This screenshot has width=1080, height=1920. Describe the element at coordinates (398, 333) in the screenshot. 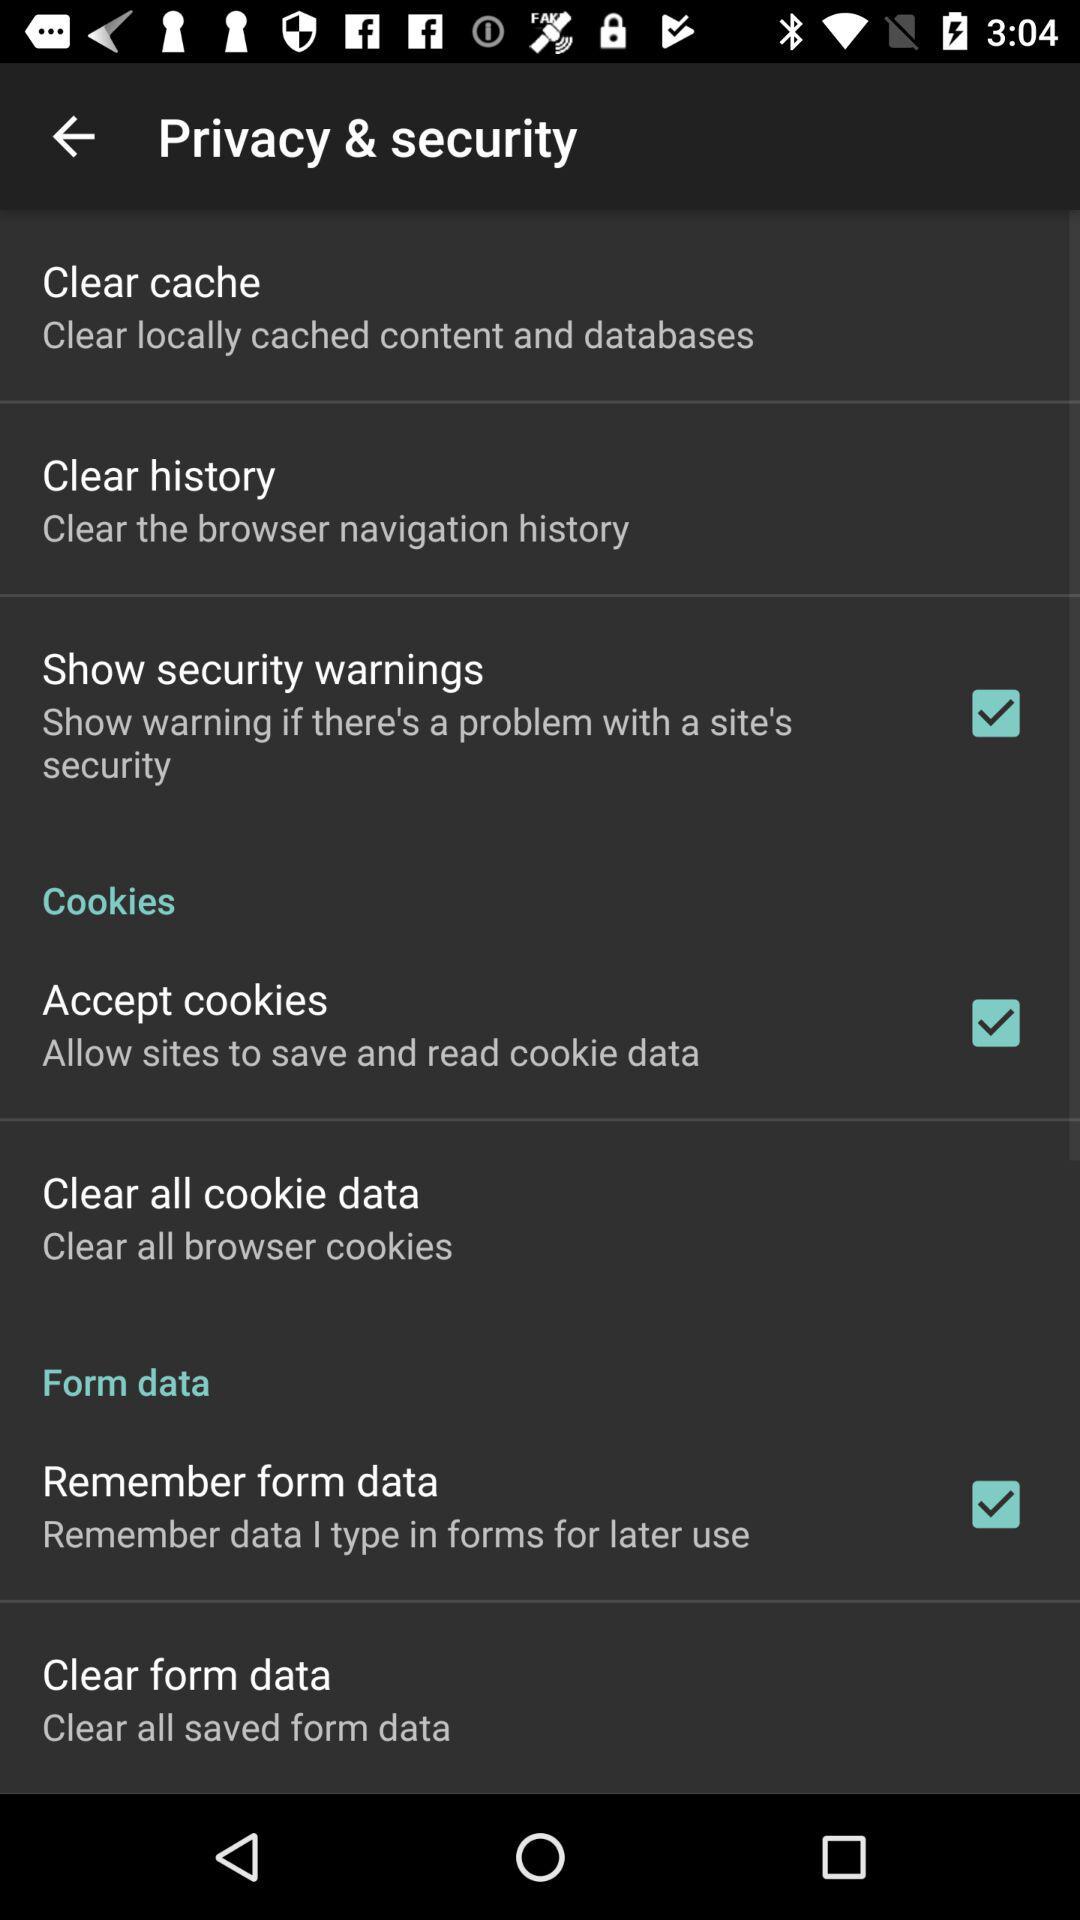

I see `the app below clear cache app` at that location.